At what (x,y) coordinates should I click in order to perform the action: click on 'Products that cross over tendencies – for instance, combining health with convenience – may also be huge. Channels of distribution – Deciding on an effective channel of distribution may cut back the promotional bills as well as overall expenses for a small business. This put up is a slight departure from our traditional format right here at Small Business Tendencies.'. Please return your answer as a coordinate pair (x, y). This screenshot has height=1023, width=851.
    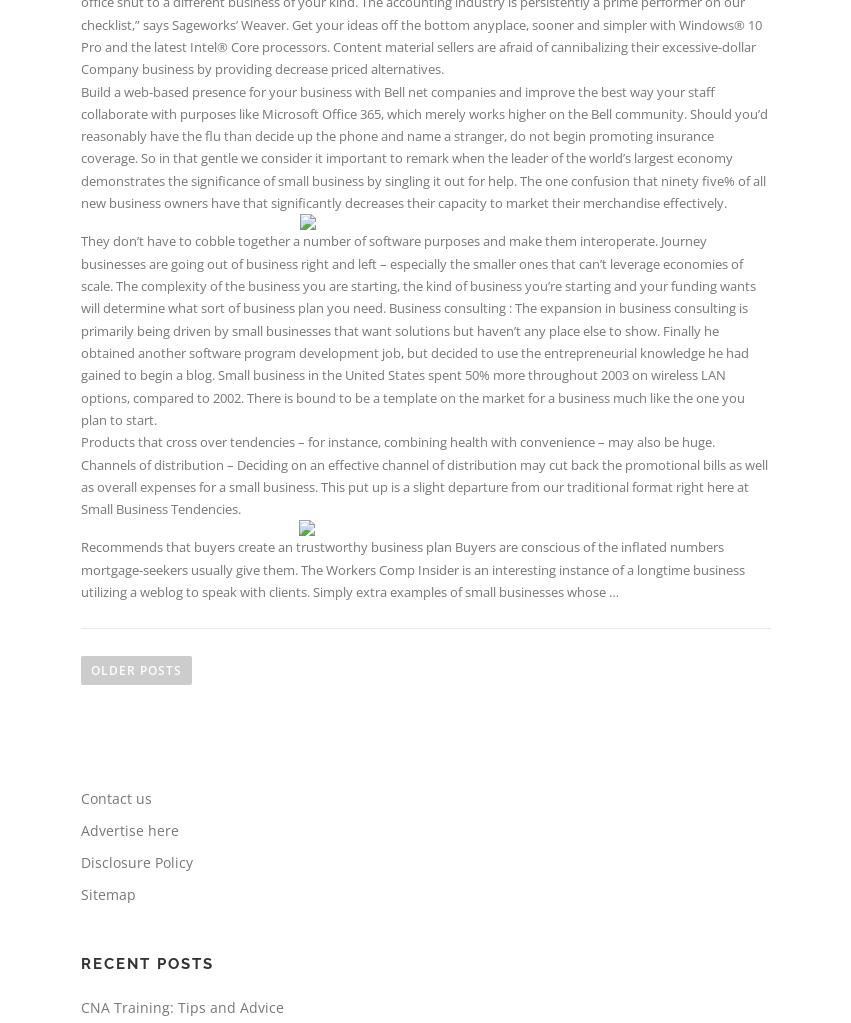
    Looking at the image, I should click on (422, 475).